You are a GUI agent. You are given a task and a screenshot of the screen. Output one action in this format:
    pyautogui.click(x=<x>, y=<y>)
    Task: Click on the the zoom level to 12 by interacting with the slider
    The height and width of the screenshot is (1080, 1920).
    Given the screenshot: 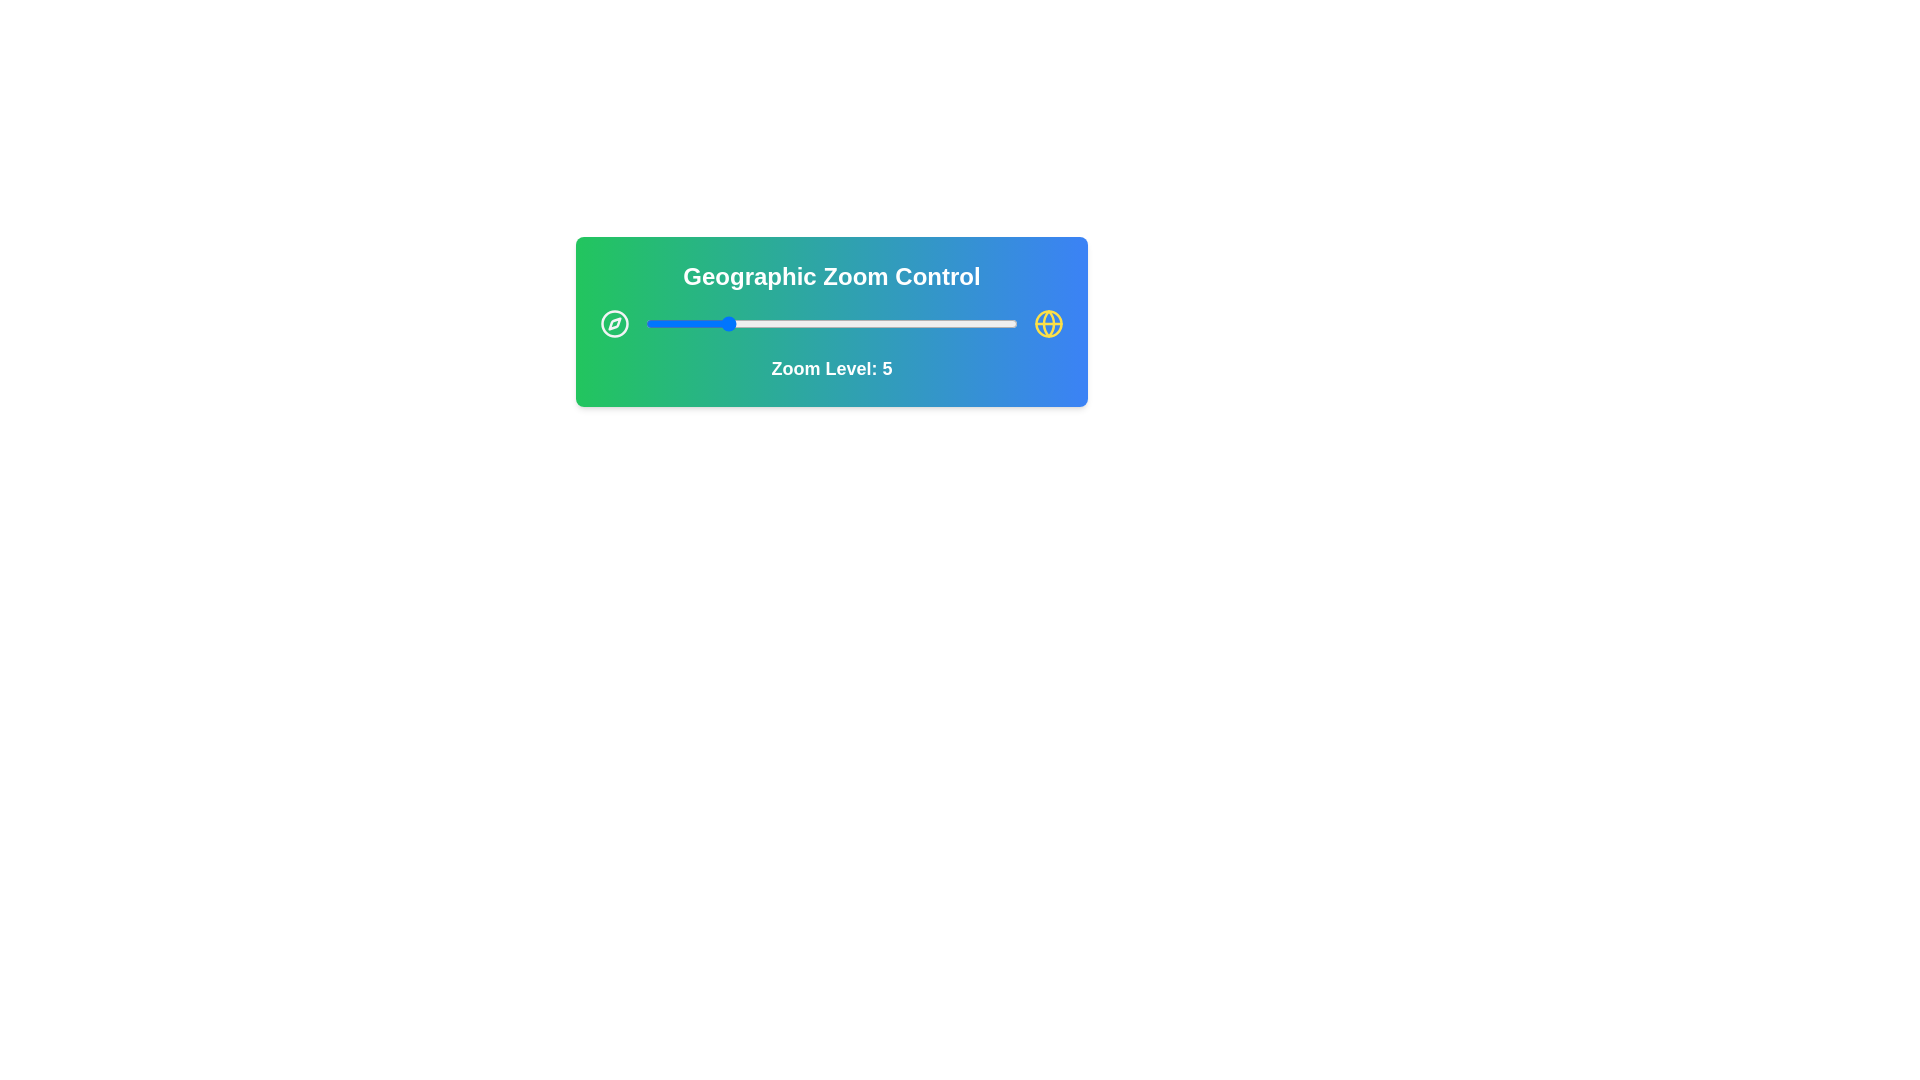 What is the action you would take?
    pyautogui.click(x=861, y=323)
    